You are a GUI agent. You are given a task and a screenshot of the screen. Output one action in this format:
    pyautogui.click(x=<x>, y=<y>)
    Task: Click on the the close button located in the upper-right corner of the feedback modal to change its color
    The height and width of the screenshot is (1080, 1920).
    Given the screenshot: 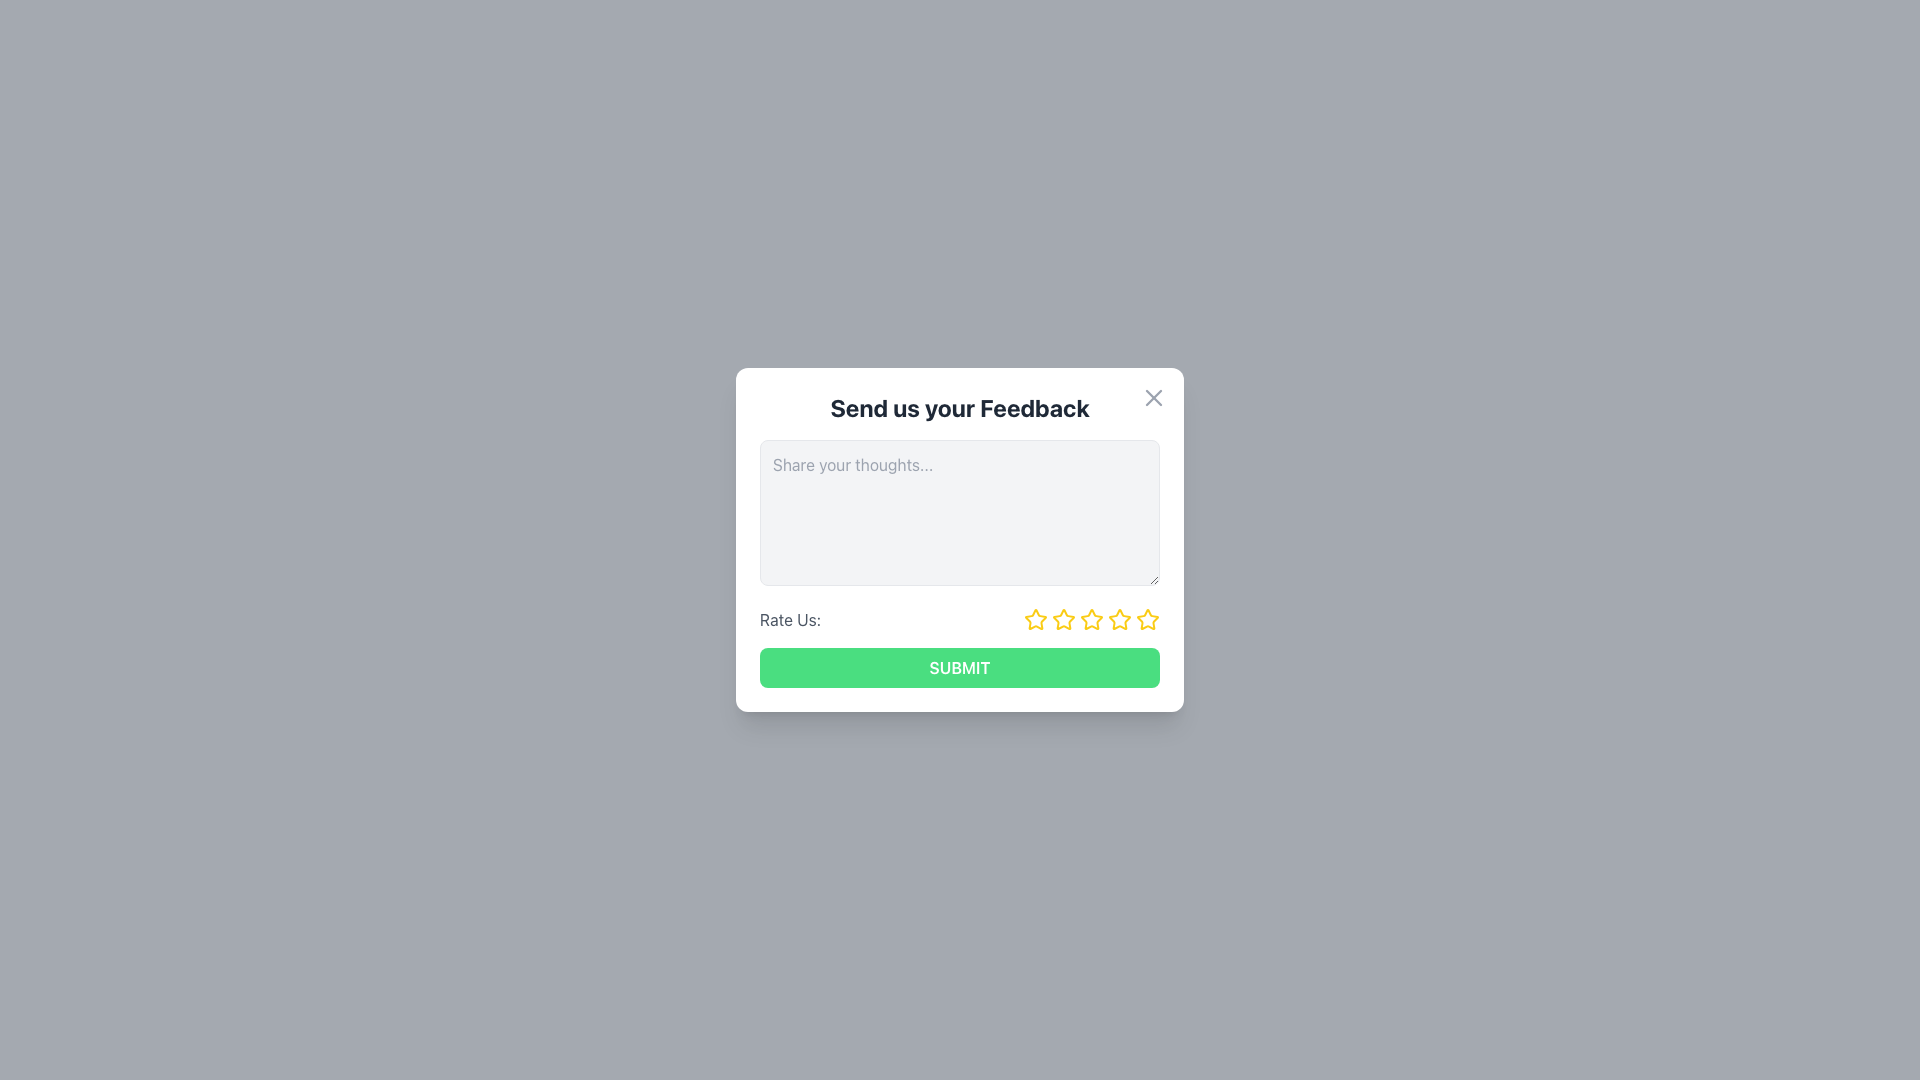 What is the action you would take?
    pyautogui.click(x=1153, y=397)
    